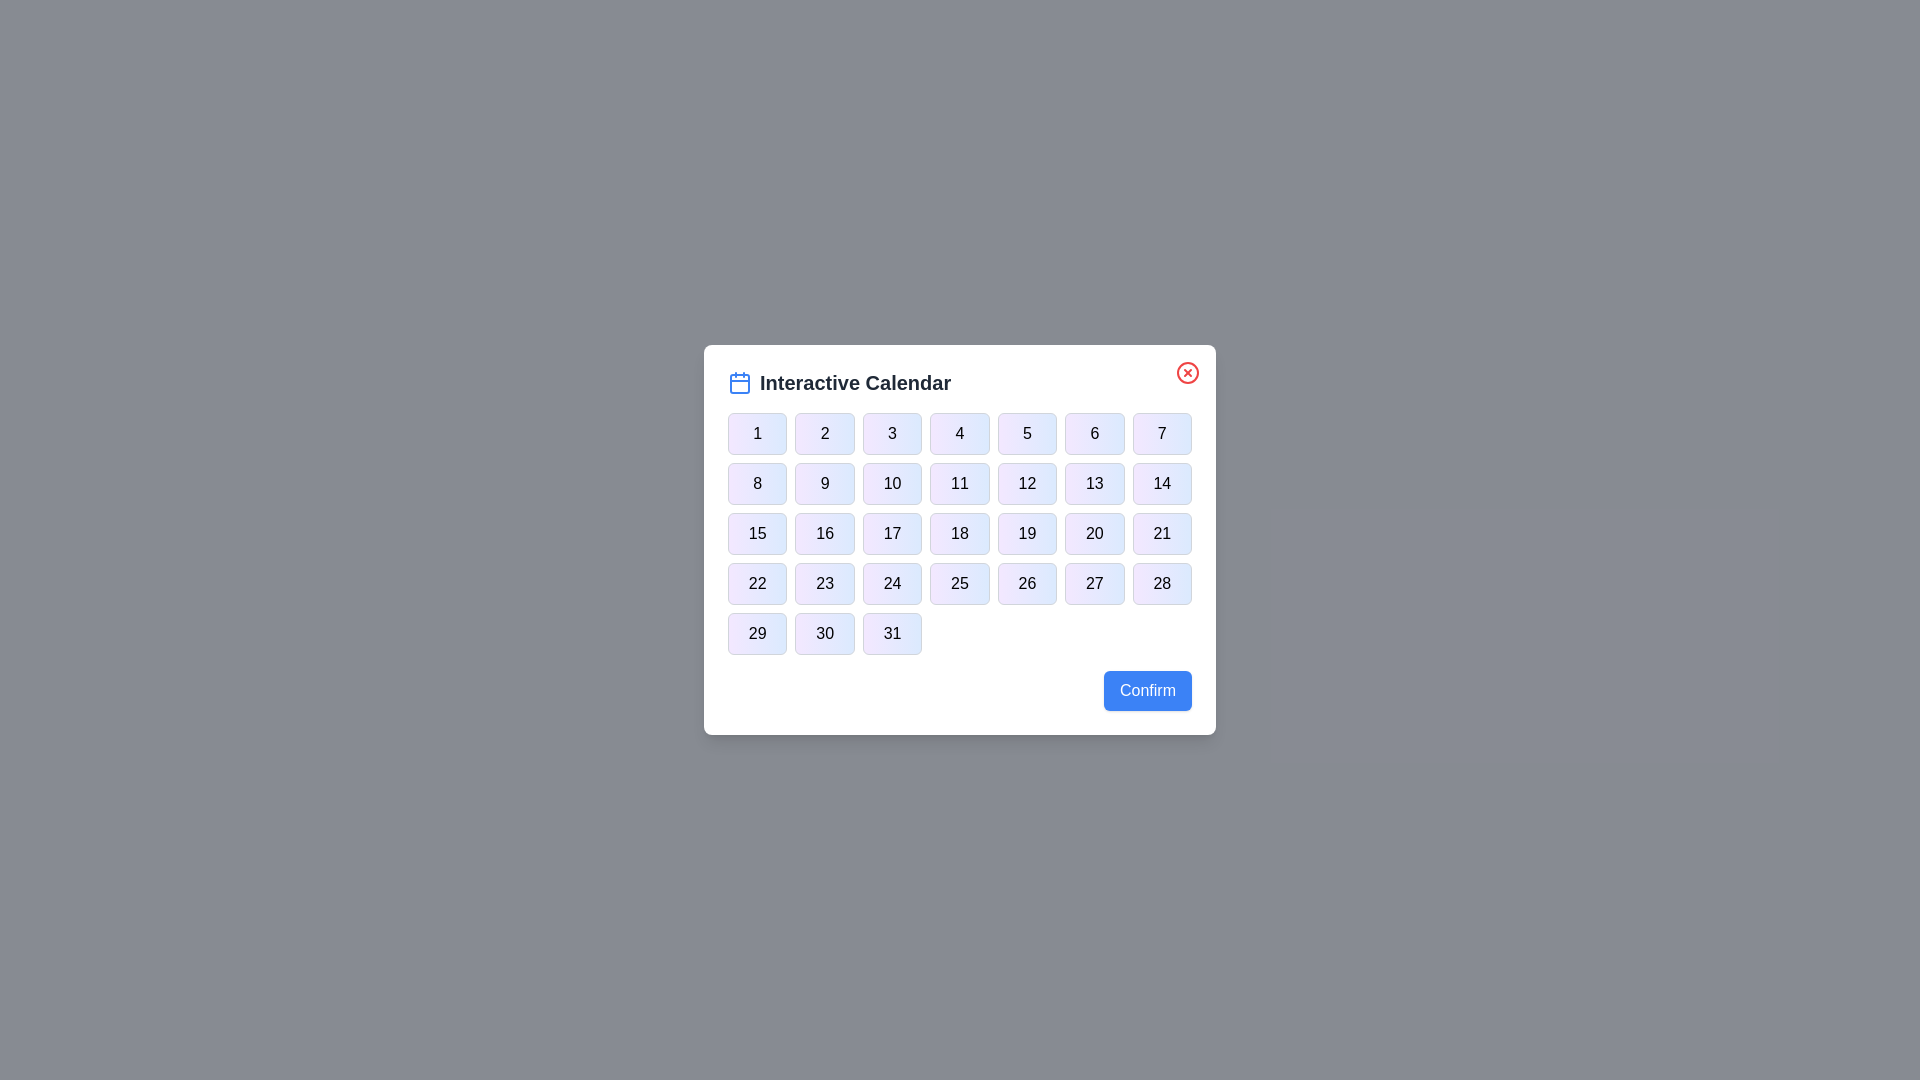  I want to click on the button corresponding to day 24 in the calendar, so click(891, 583).